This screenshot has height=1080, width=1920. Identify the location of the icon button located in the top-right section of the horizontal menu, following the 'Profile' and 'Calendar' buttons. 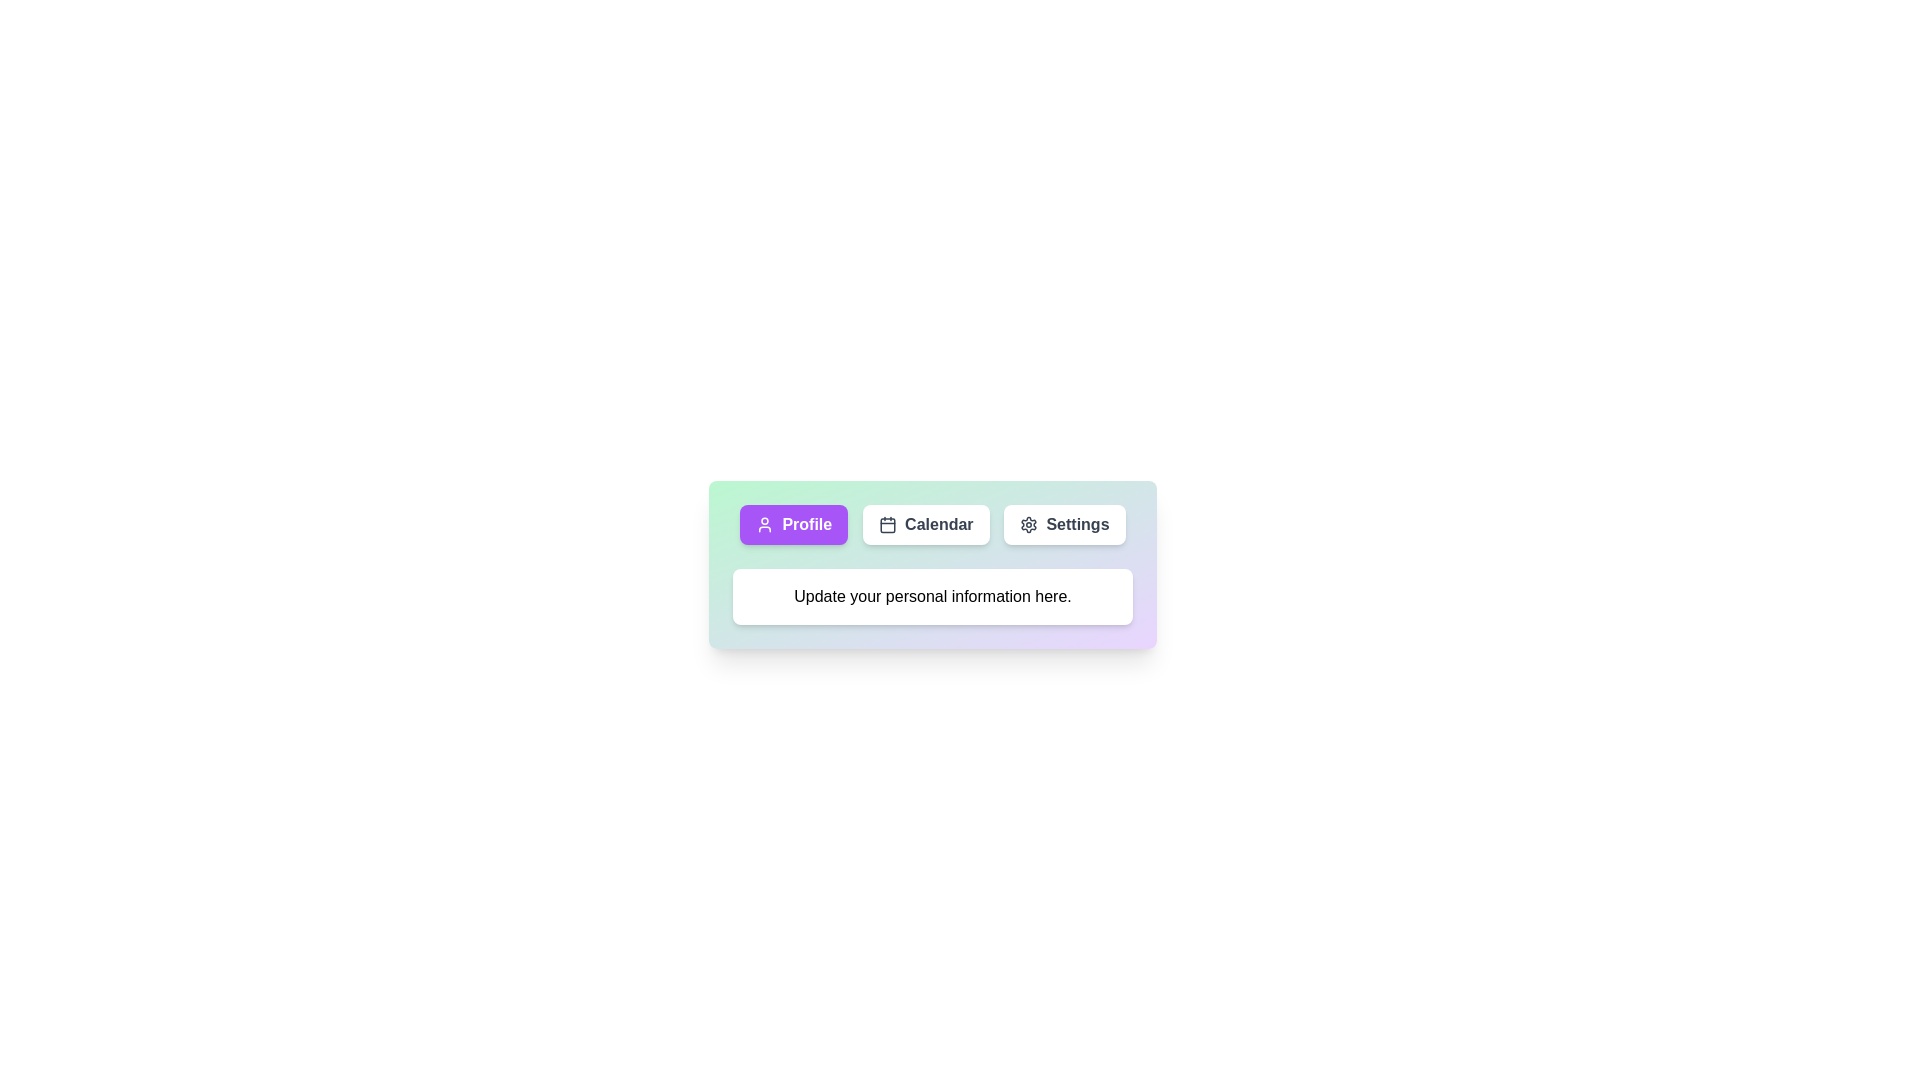
(1029, 523).